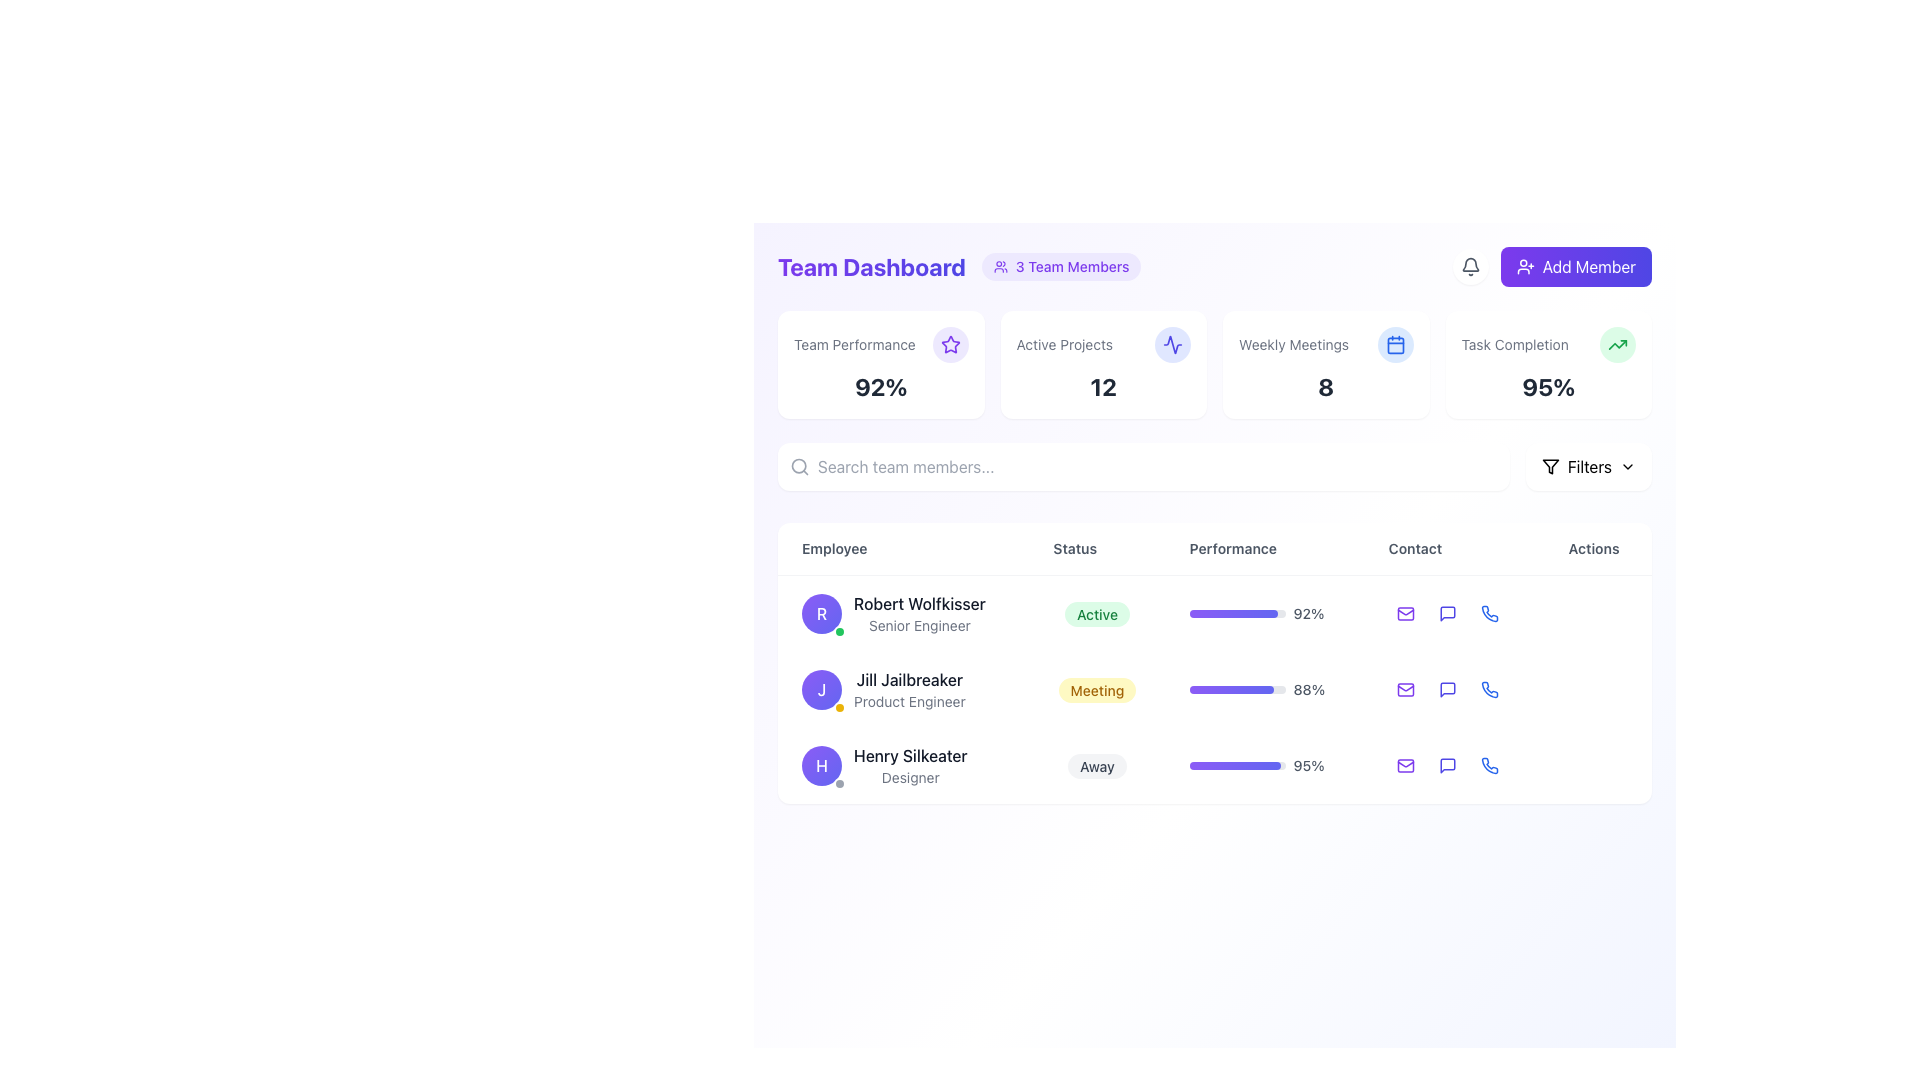  I want to click on the Avatar located in the top-left of the row labeled 'Robert Wolfkisser Senior Engineer' within the 'Employee' column of the table, so click(821, 612).